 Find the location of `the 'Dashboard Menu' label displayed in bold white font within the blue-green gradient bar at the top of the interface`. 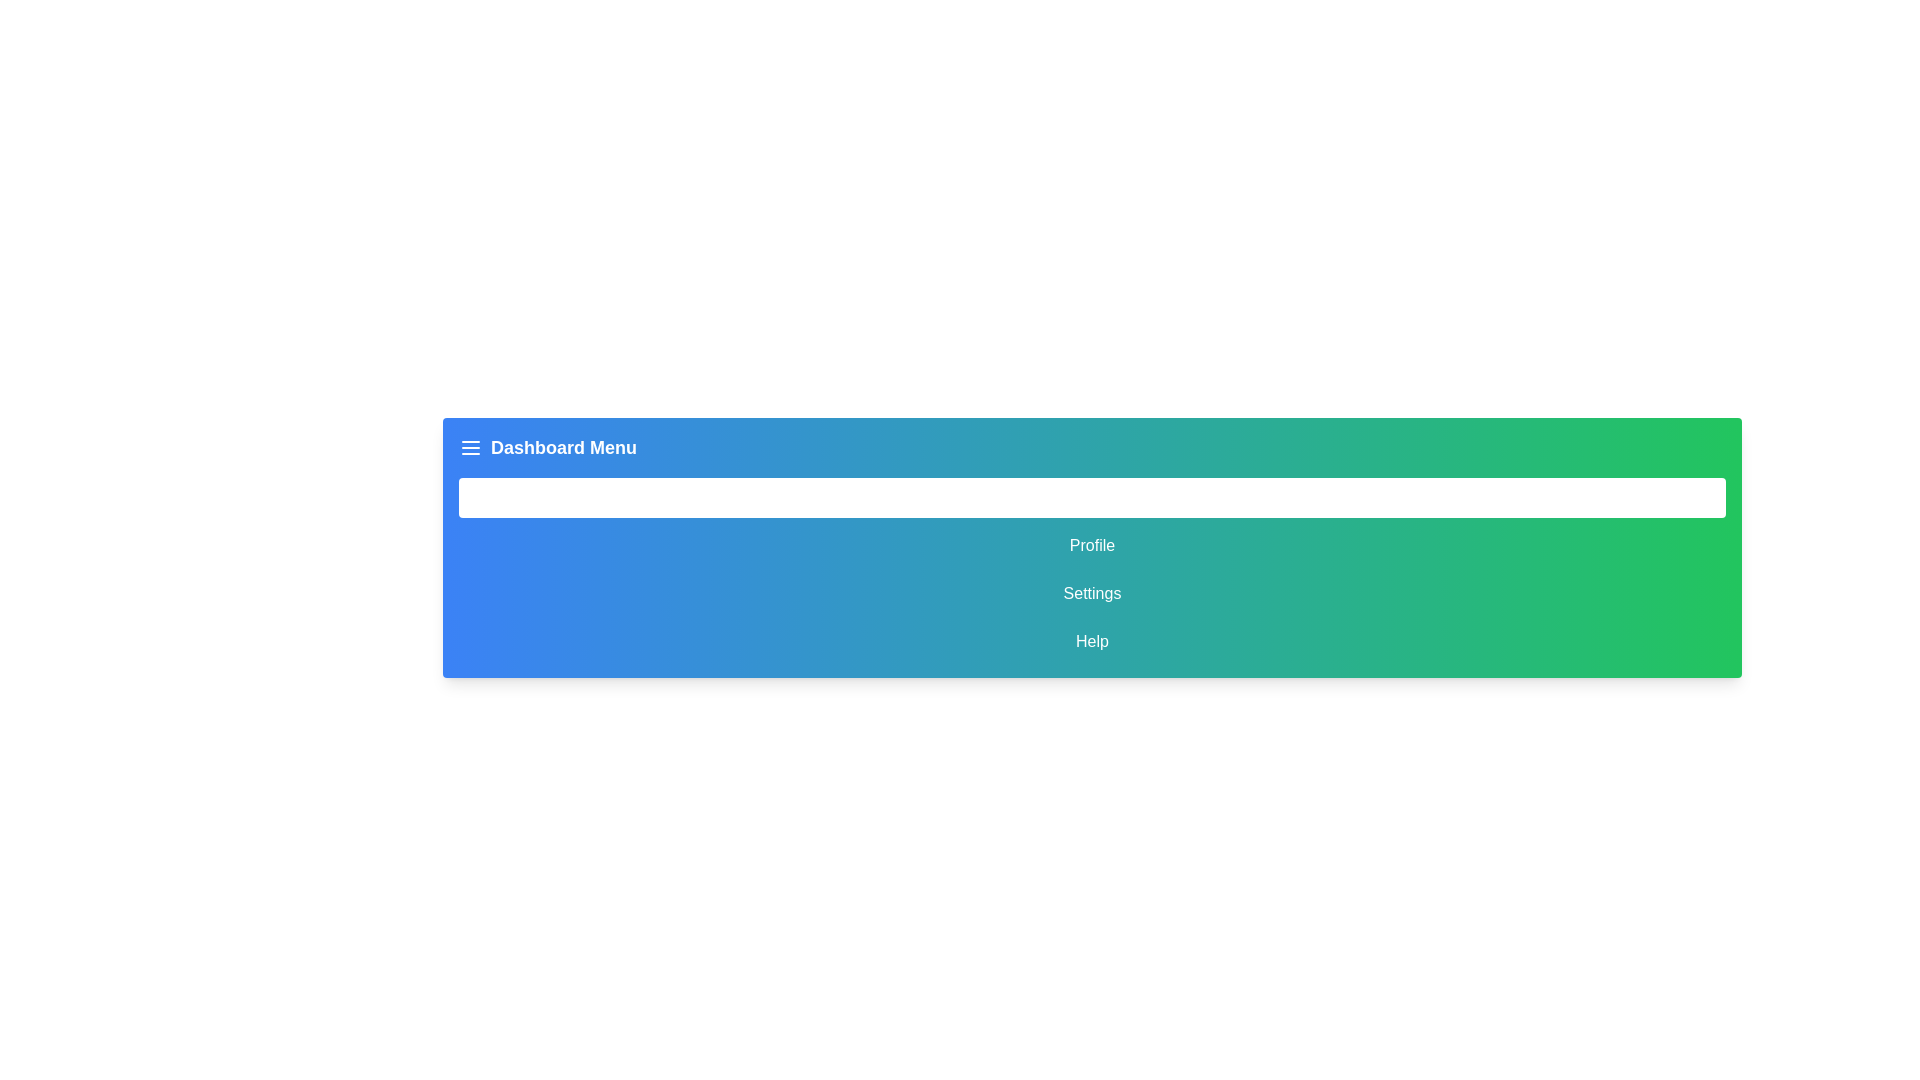

the 'Dashboard Menu' label displayed in bold white font within the blue-green gradient bar at the top of the interface is located at coordinates (563, 446).